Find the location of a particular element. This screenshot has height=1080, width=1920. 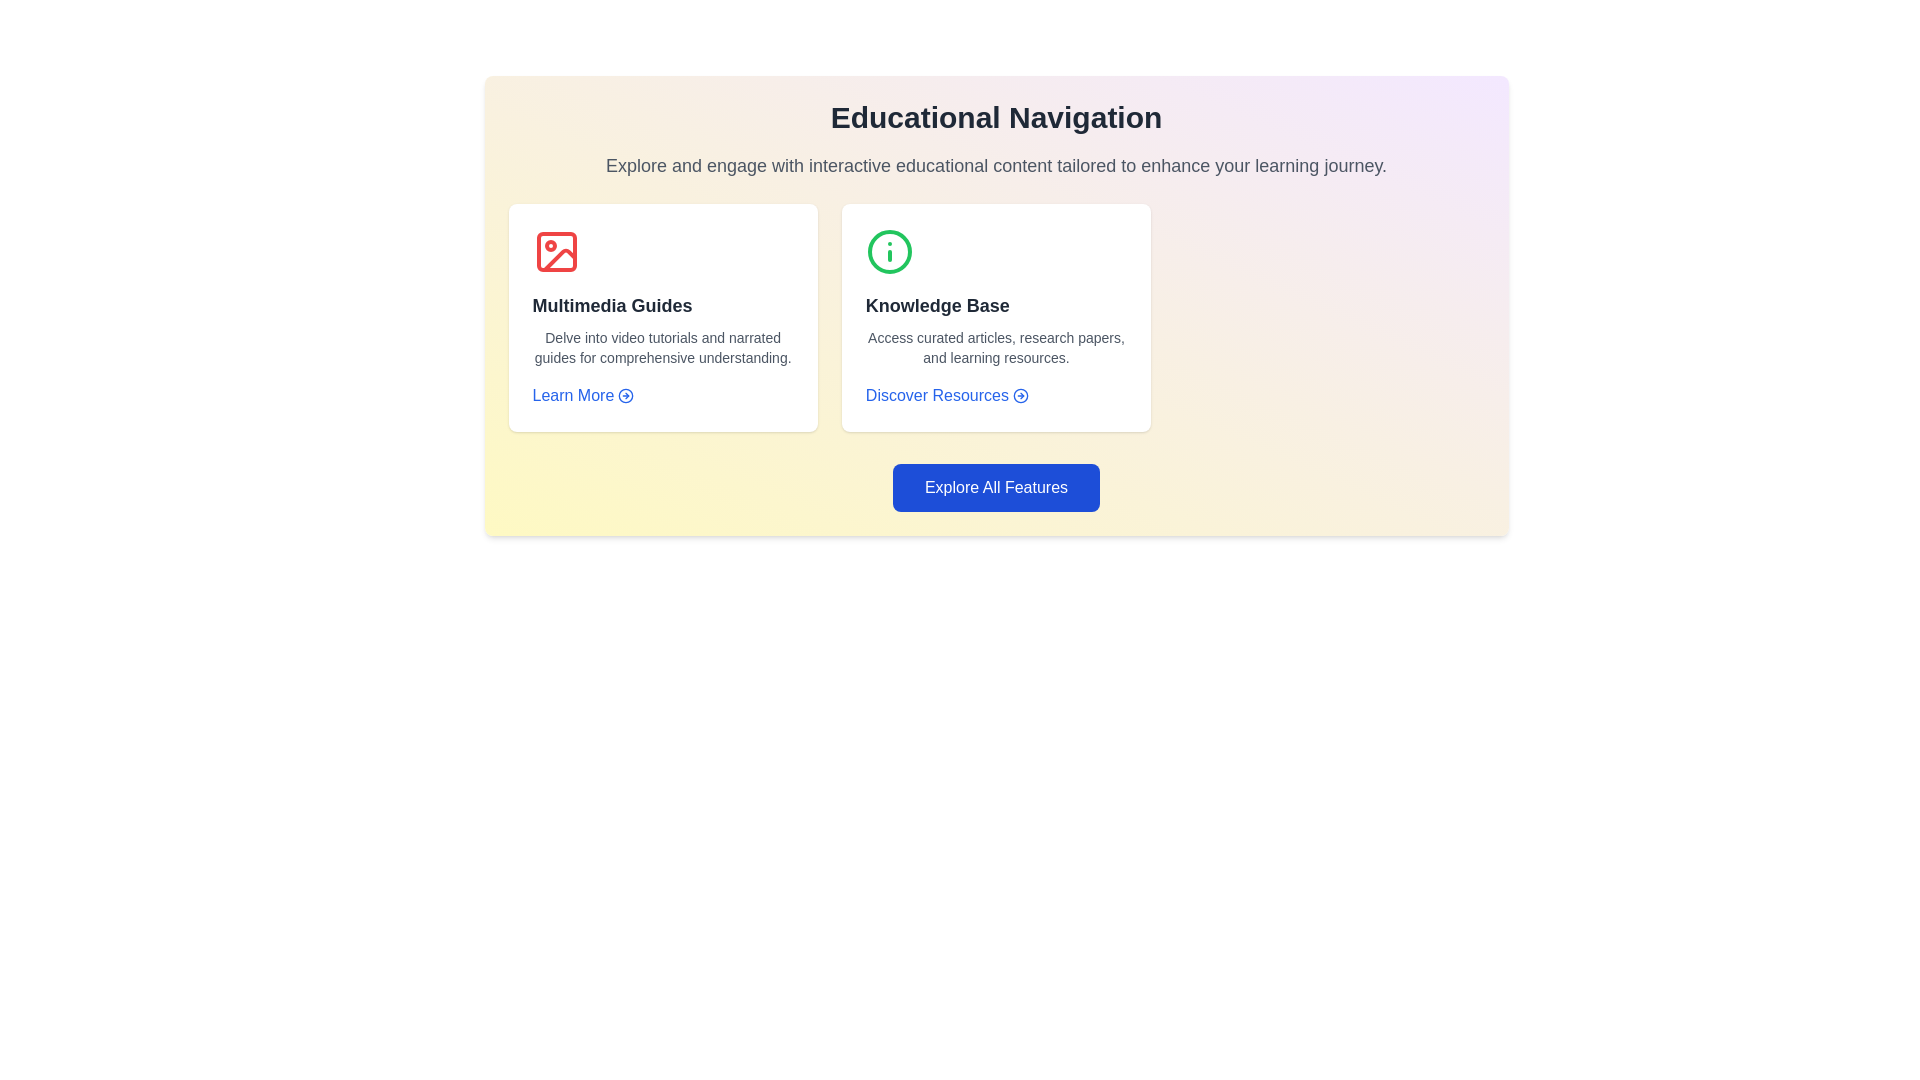

the 'Multimedia Guides' card by interacting with the primary image-related icon located at the top-left of the card is located at coordinates (556, 250).